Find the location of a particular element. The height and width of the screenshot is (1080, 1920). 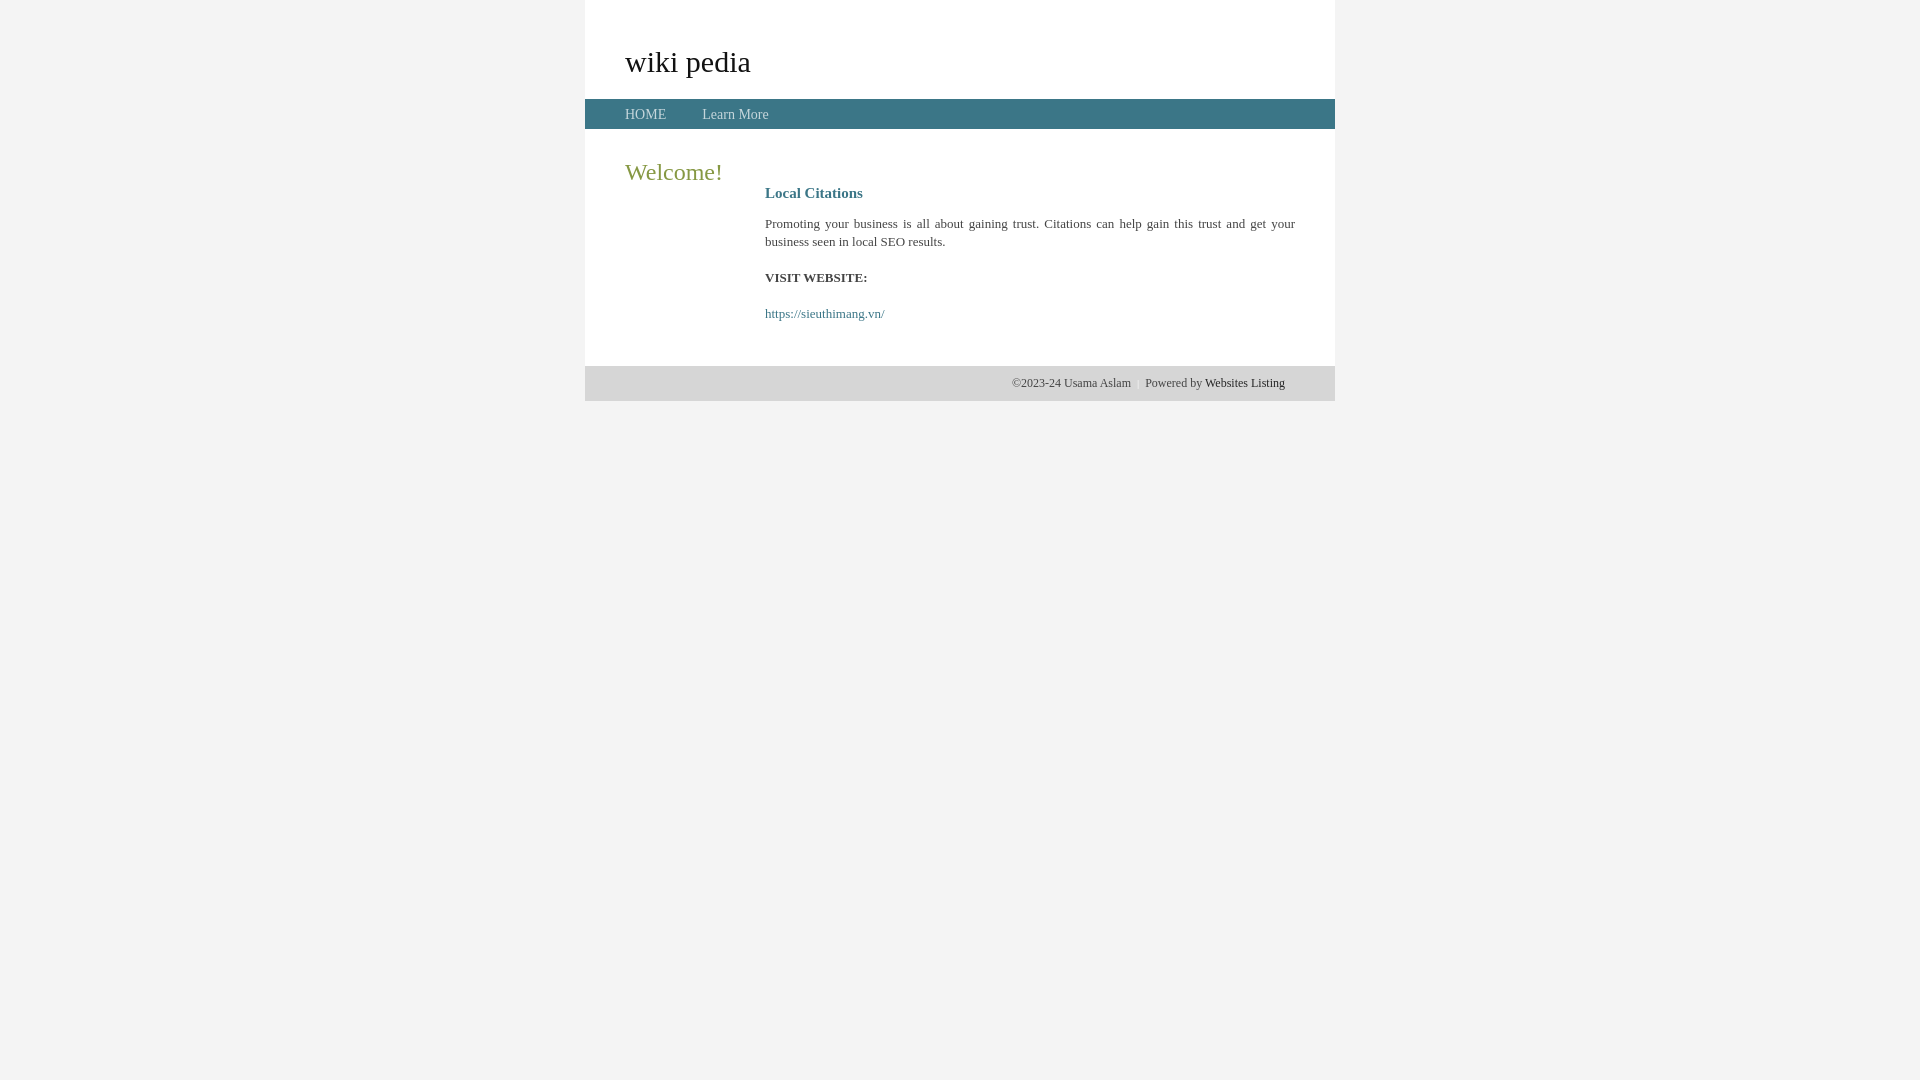

'HOME' is located at coordinates (623, 114).